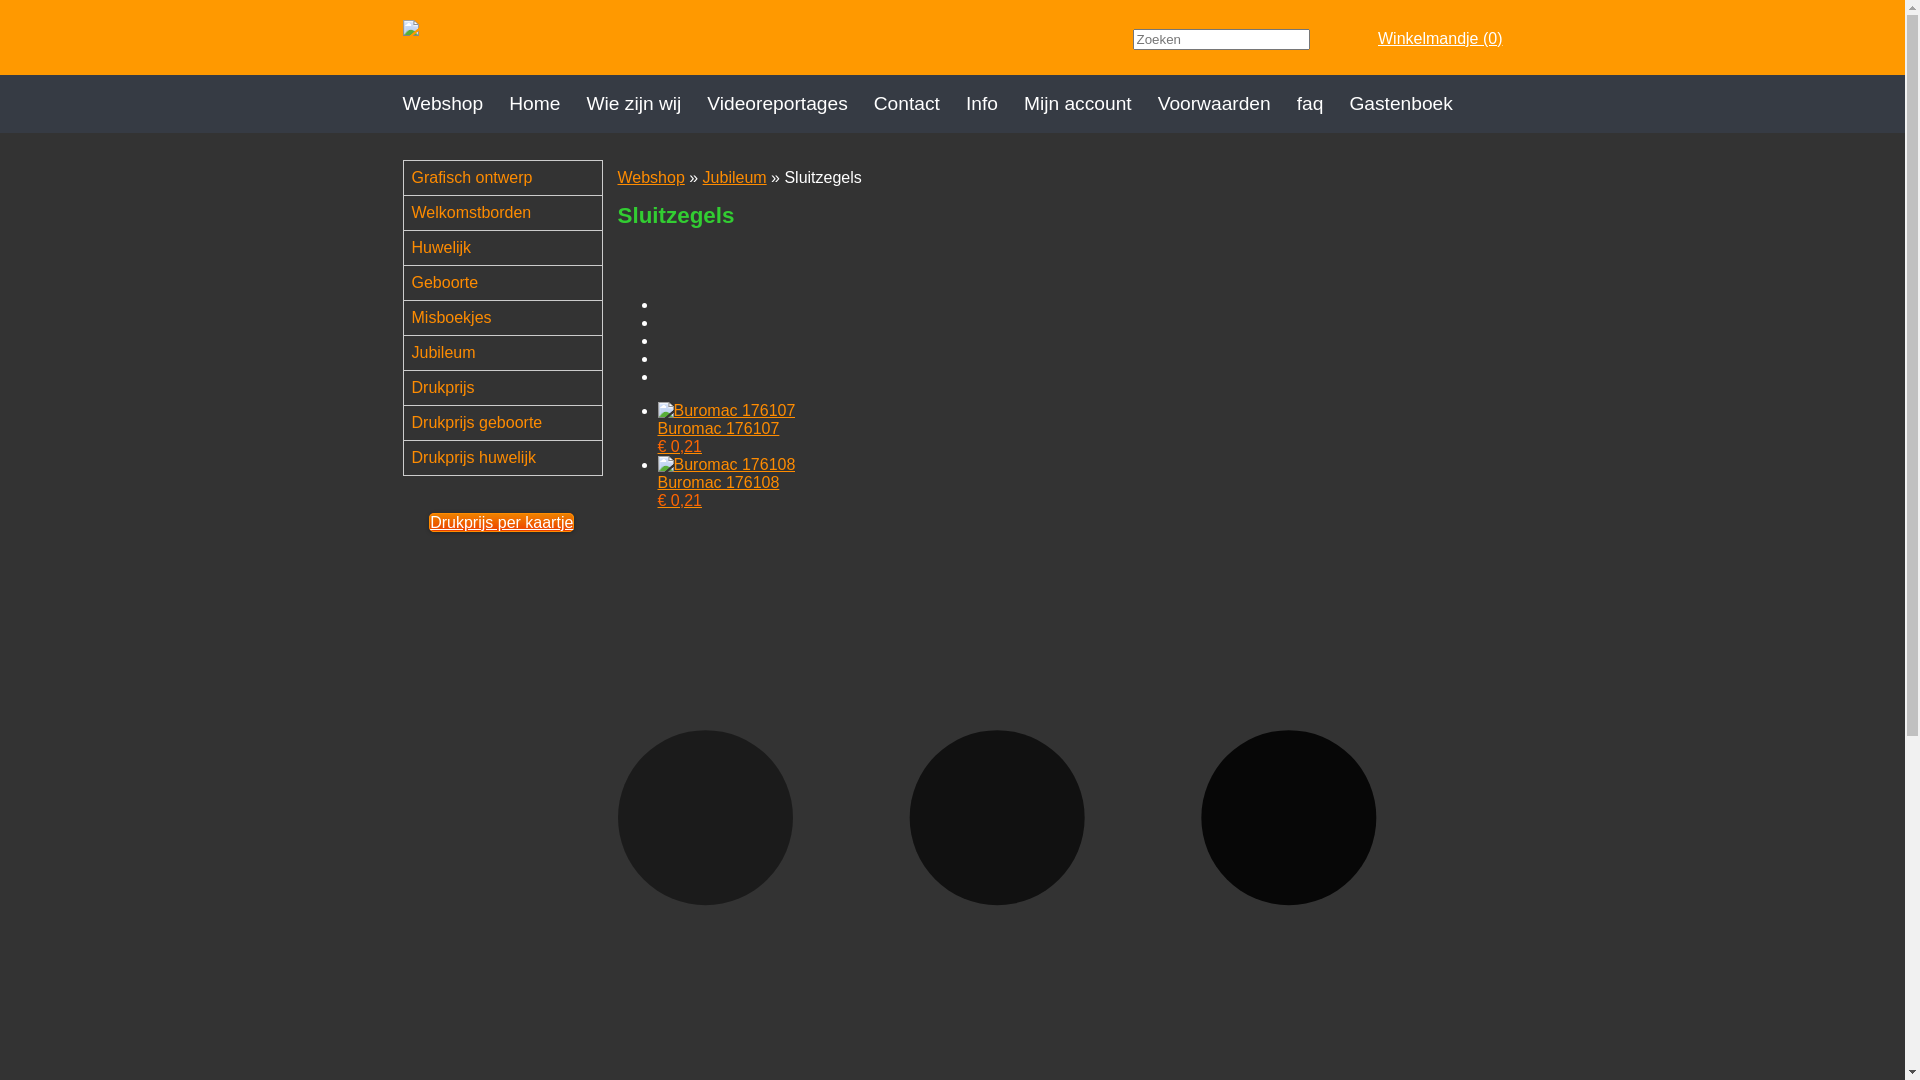 The image size is (1920, 1080). I want to click on 'Drukprijs per kaartje', so click(501, 521).